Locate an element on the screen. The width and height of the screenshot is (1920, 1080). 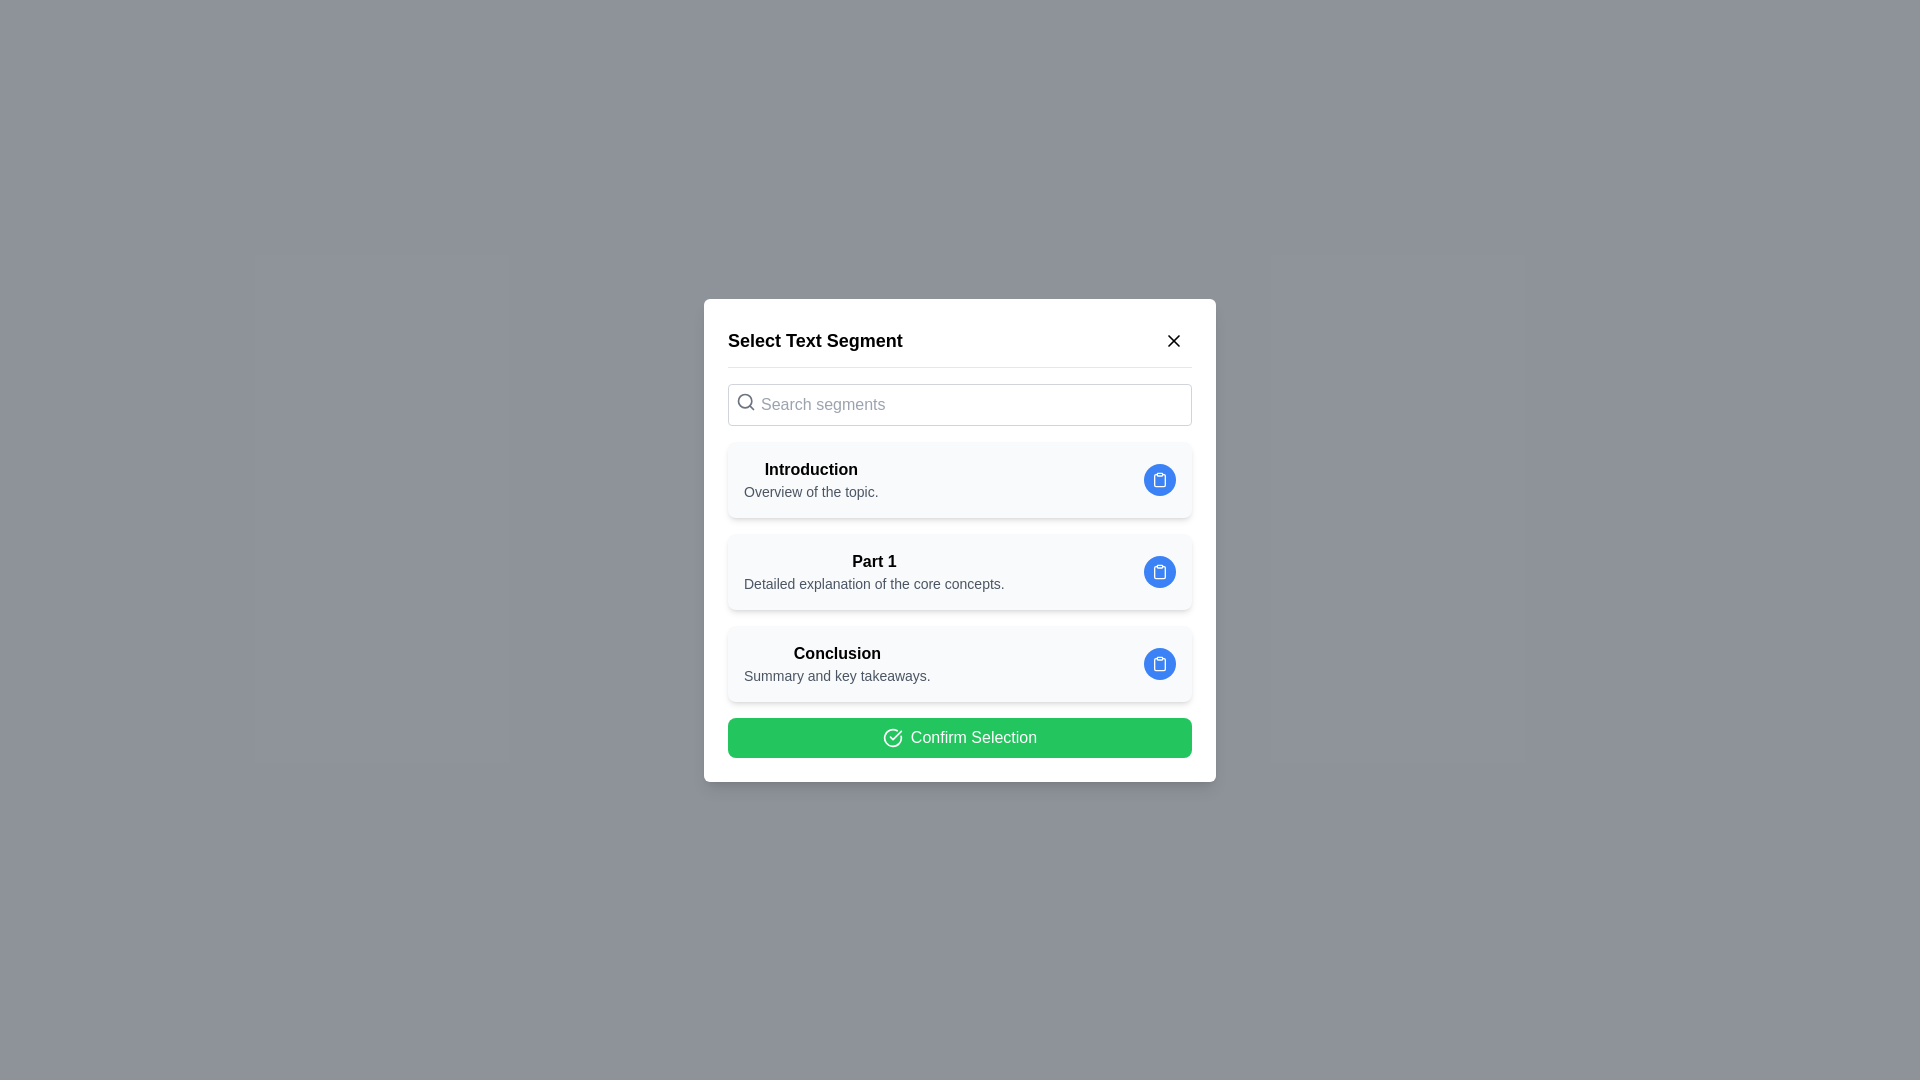
'Confirm Selection' button to confirm the selected segment is located at coordinates (960, 737).